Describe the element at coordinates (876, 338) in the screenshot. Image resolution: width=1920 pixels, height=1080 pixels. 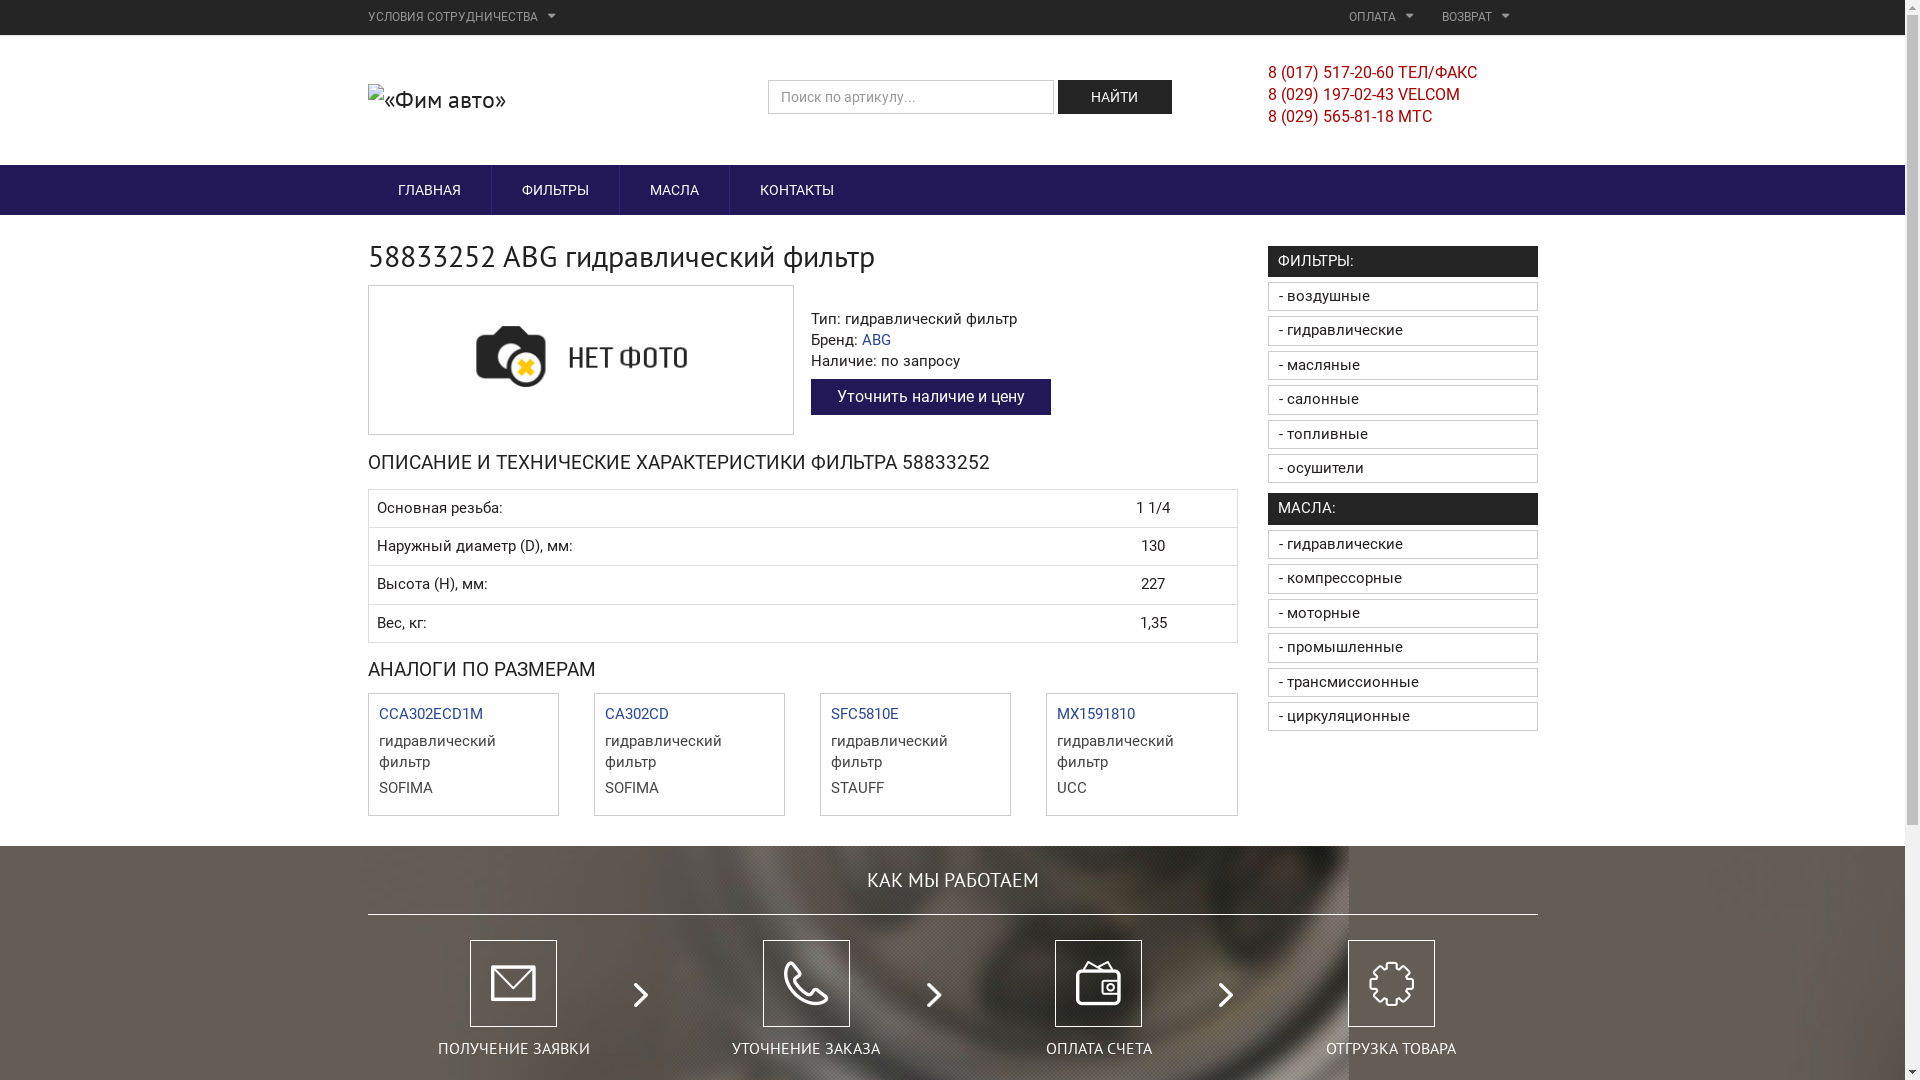
I see `'ABG'` at that location.